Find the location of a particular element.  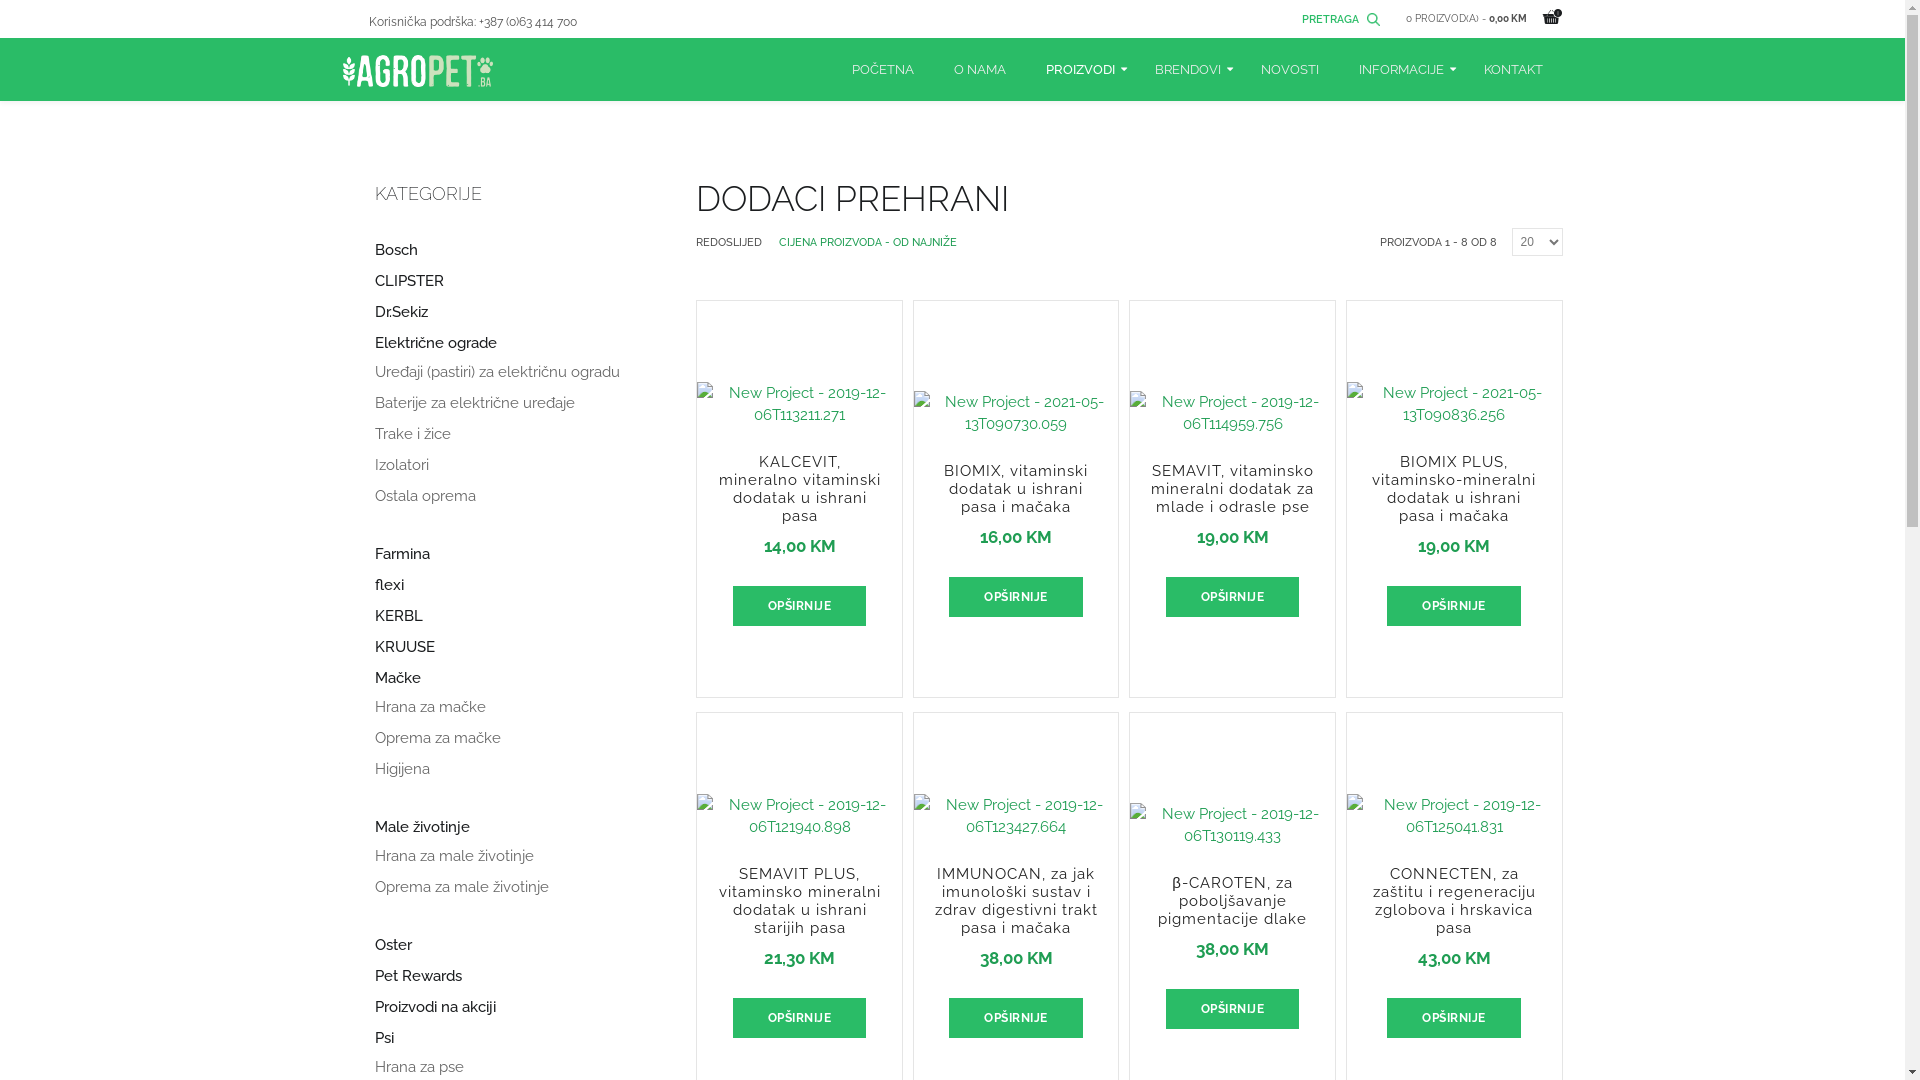

'Higijena' is located at coordinates (400, 768).